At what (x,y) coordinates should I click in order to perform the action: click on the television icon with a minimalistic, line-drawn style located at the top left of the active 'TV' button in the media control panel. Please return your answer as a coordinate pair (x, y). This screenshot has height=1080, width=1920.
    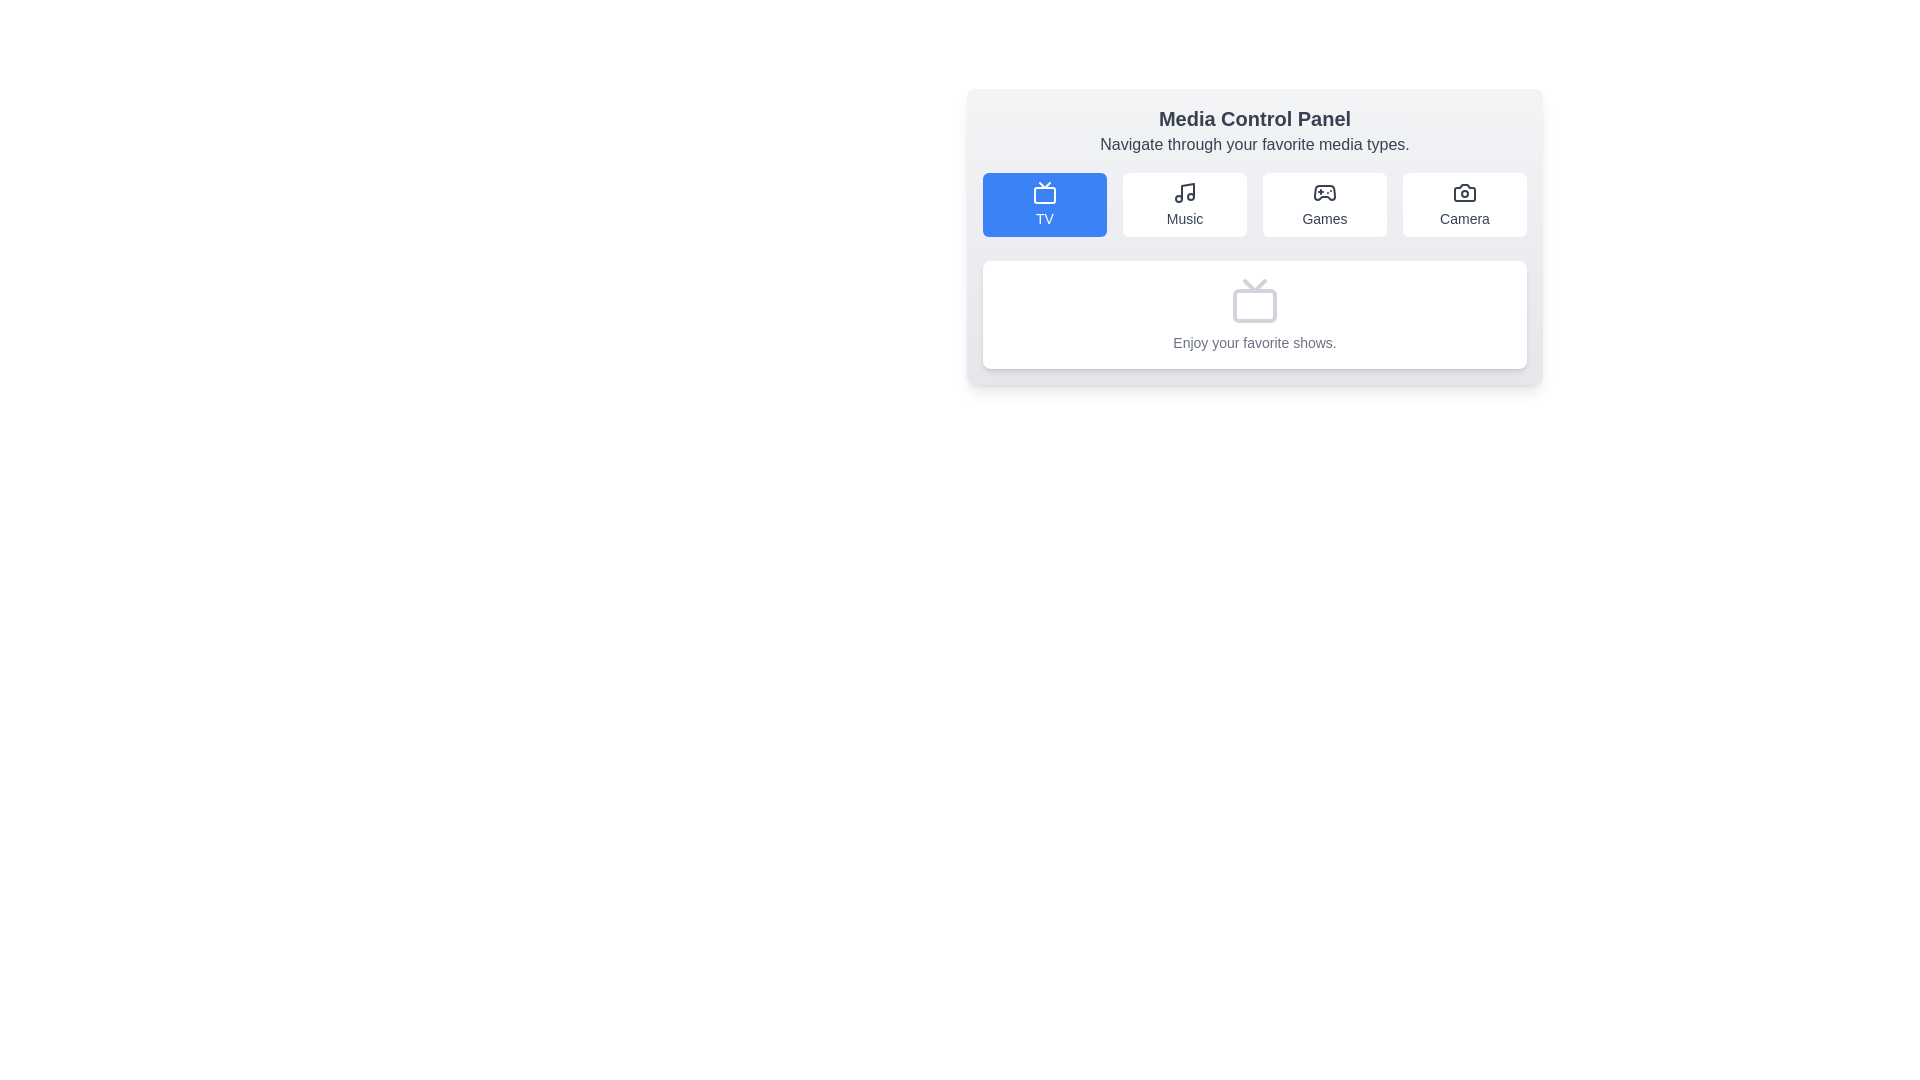
    Looking at the image, I should click on (1044, 192).